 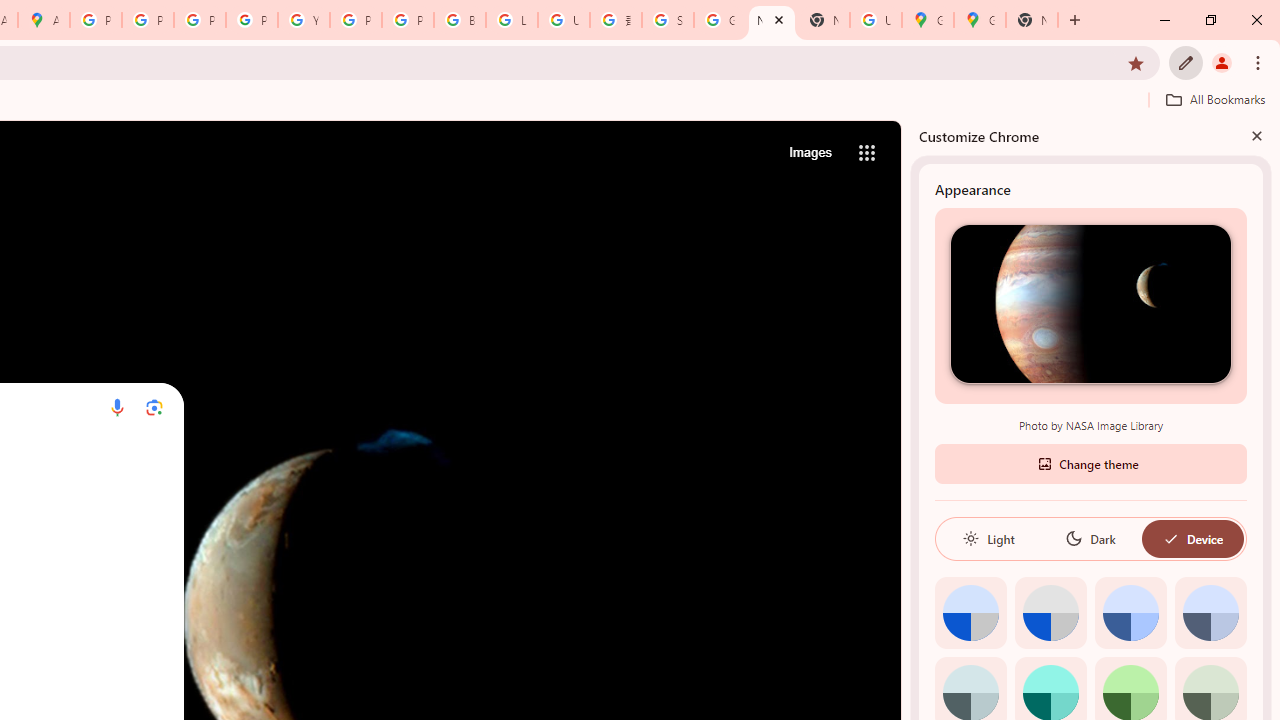 I want to click on 'Google Maps', so click(x=927, y=20).